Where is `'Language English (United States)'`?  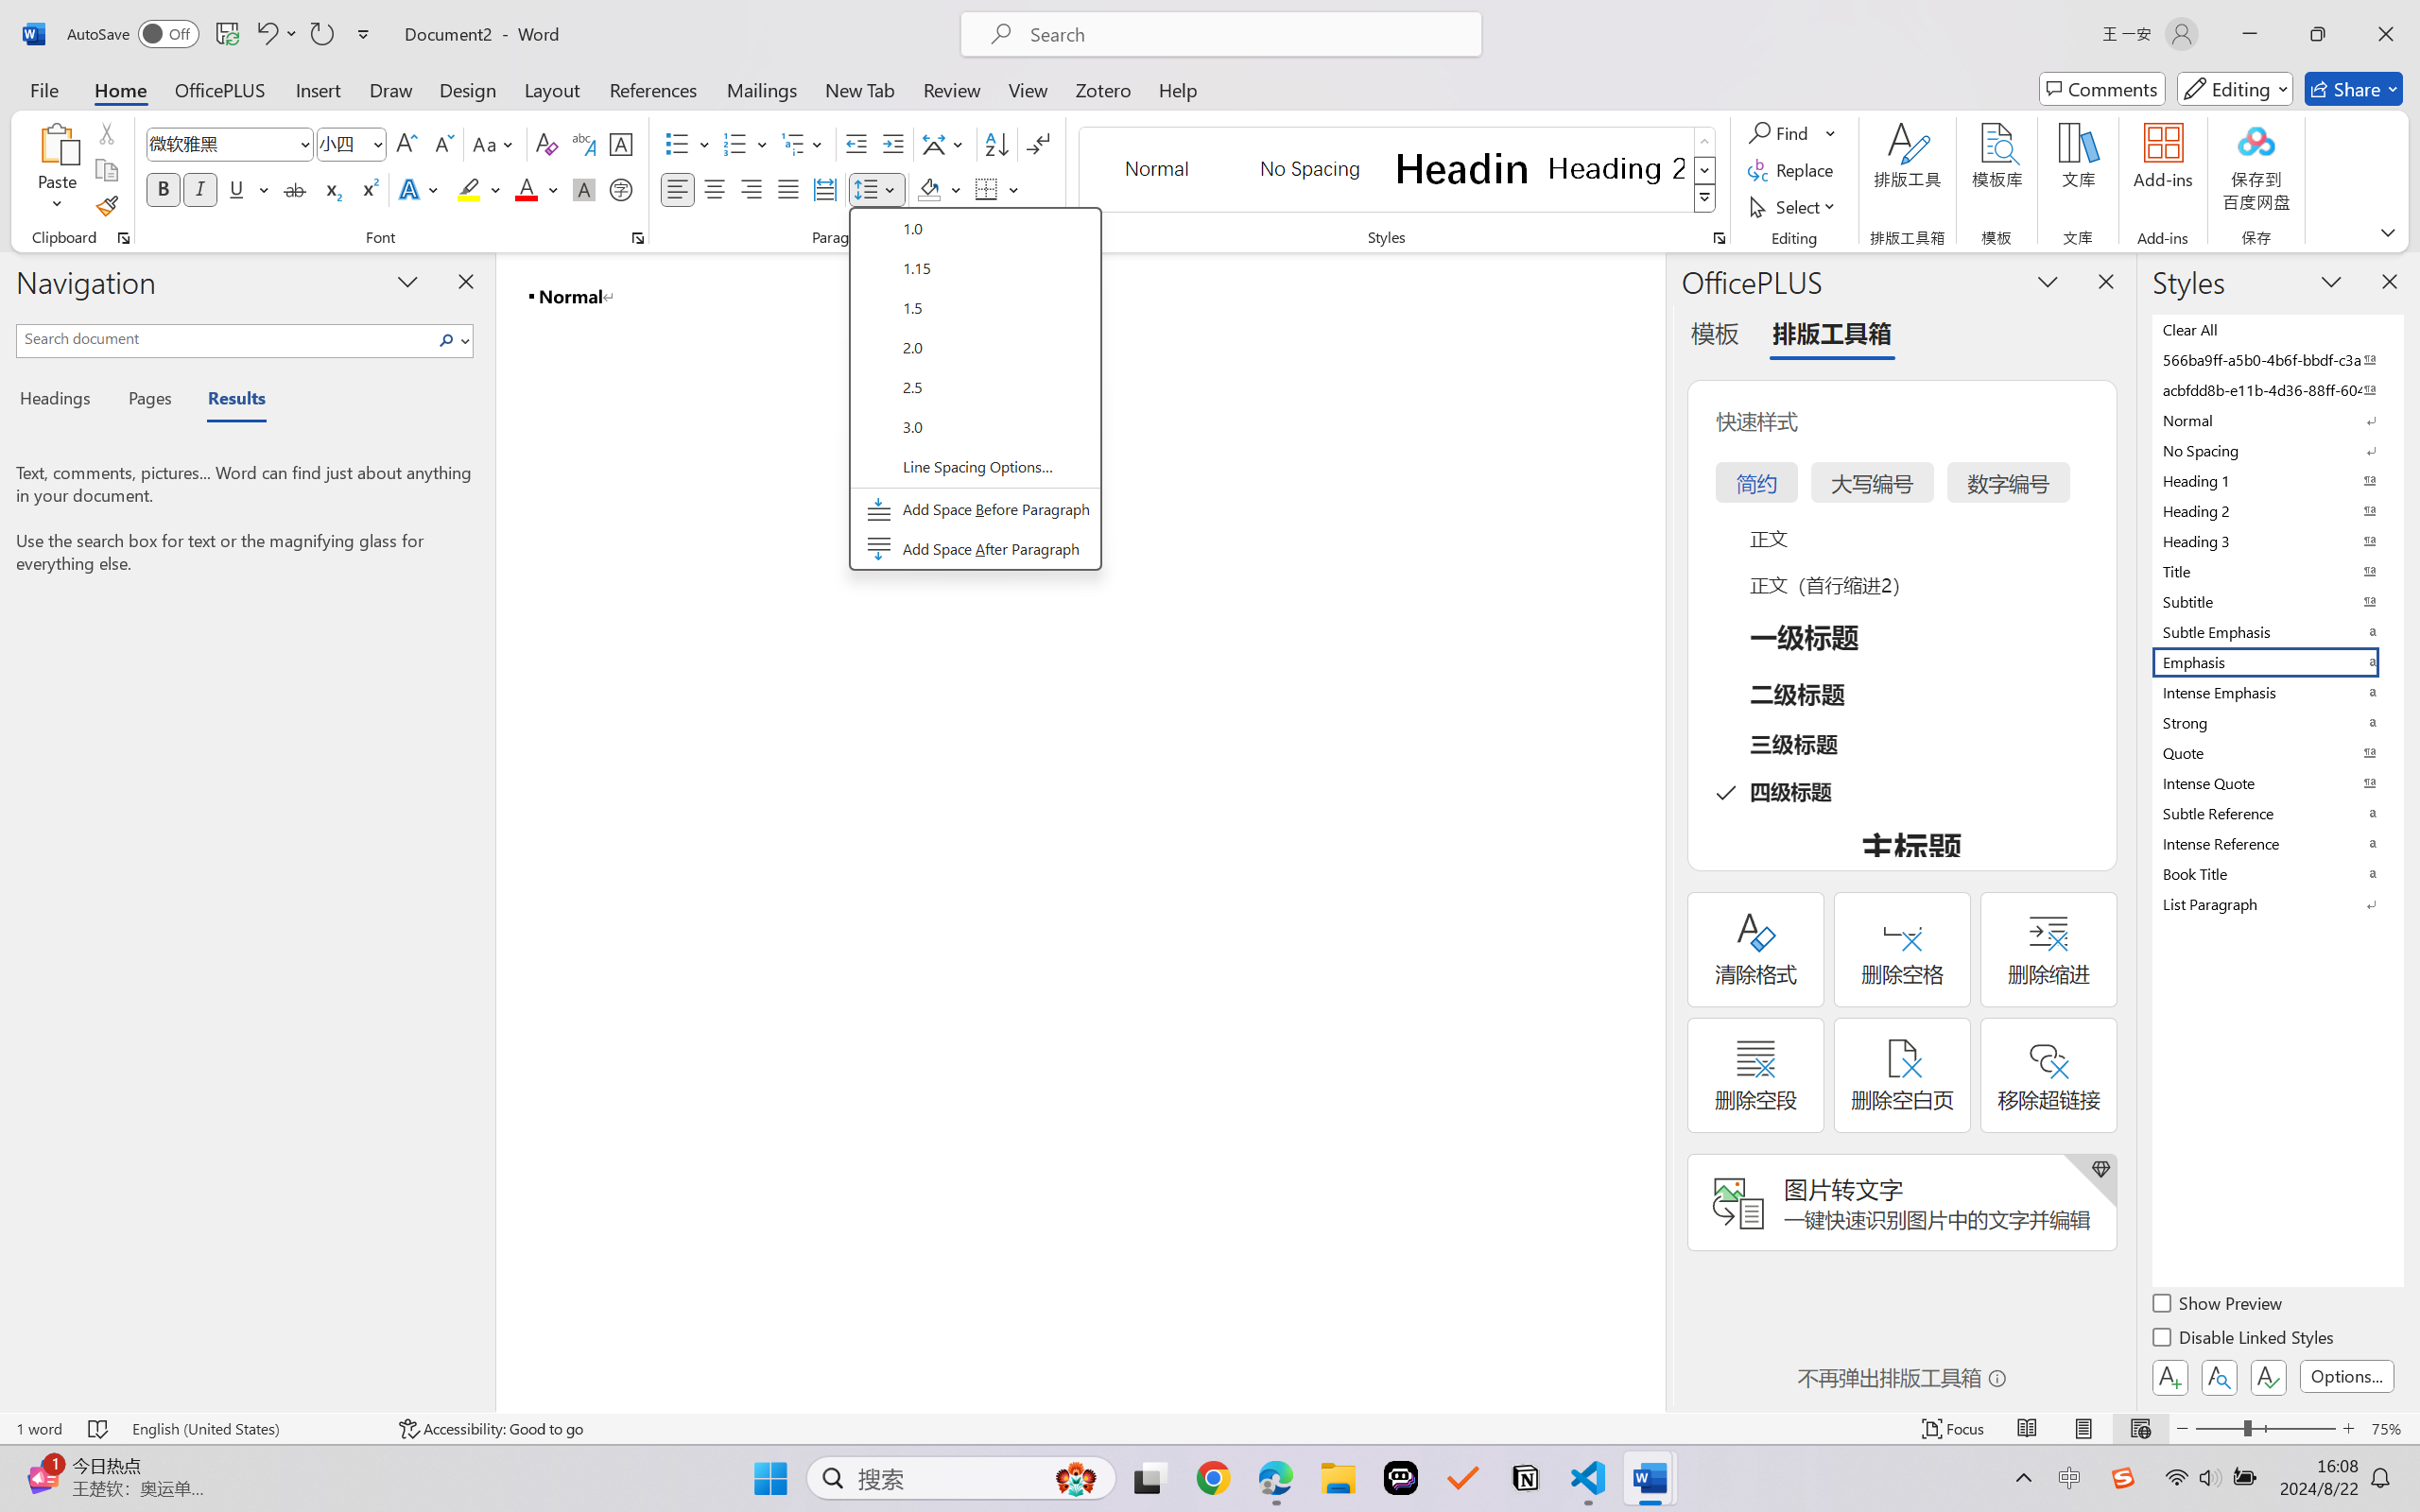 'Language English (United States)' is located at coordinates (251, 1428).